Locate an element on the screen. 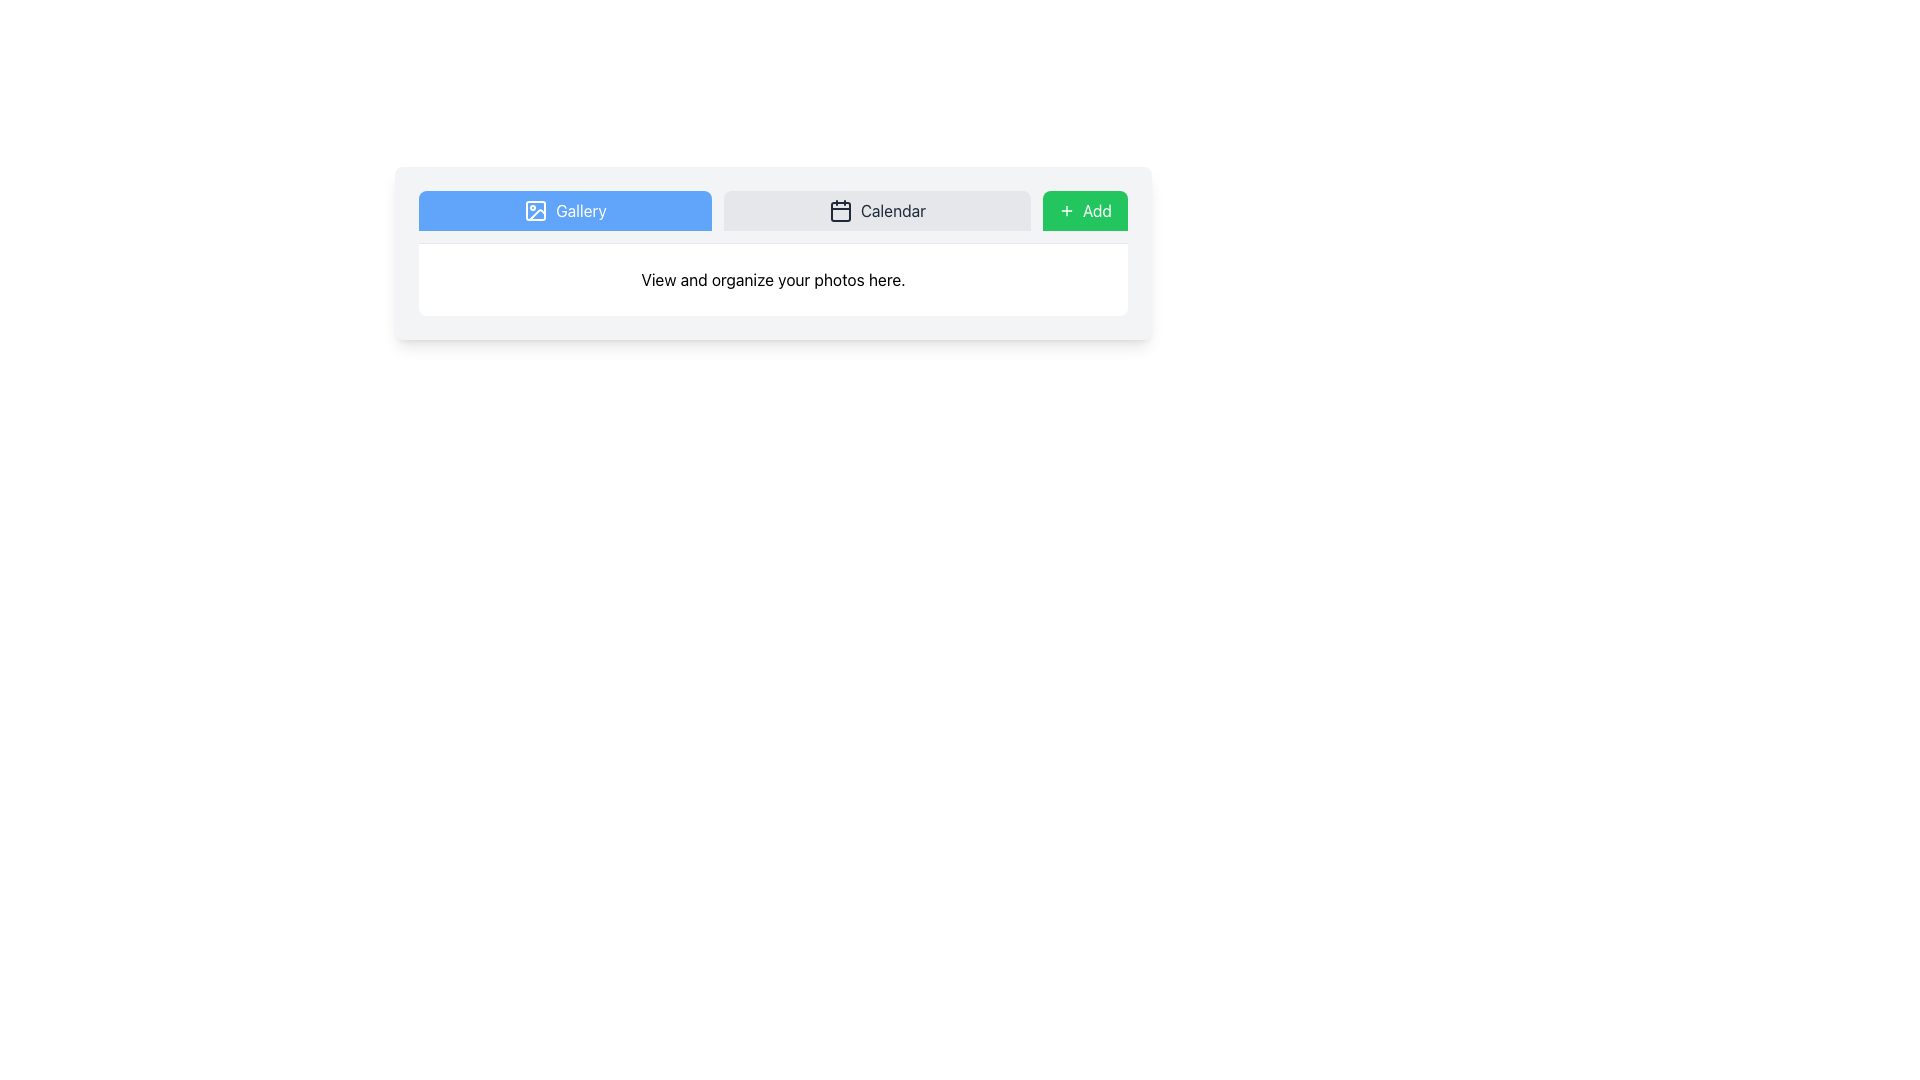 This screenshot has width=1920, height=1080. the calendar icon located within the button labeled 'Calendar', which is the second button from the left is located at coordinates (840, 211).